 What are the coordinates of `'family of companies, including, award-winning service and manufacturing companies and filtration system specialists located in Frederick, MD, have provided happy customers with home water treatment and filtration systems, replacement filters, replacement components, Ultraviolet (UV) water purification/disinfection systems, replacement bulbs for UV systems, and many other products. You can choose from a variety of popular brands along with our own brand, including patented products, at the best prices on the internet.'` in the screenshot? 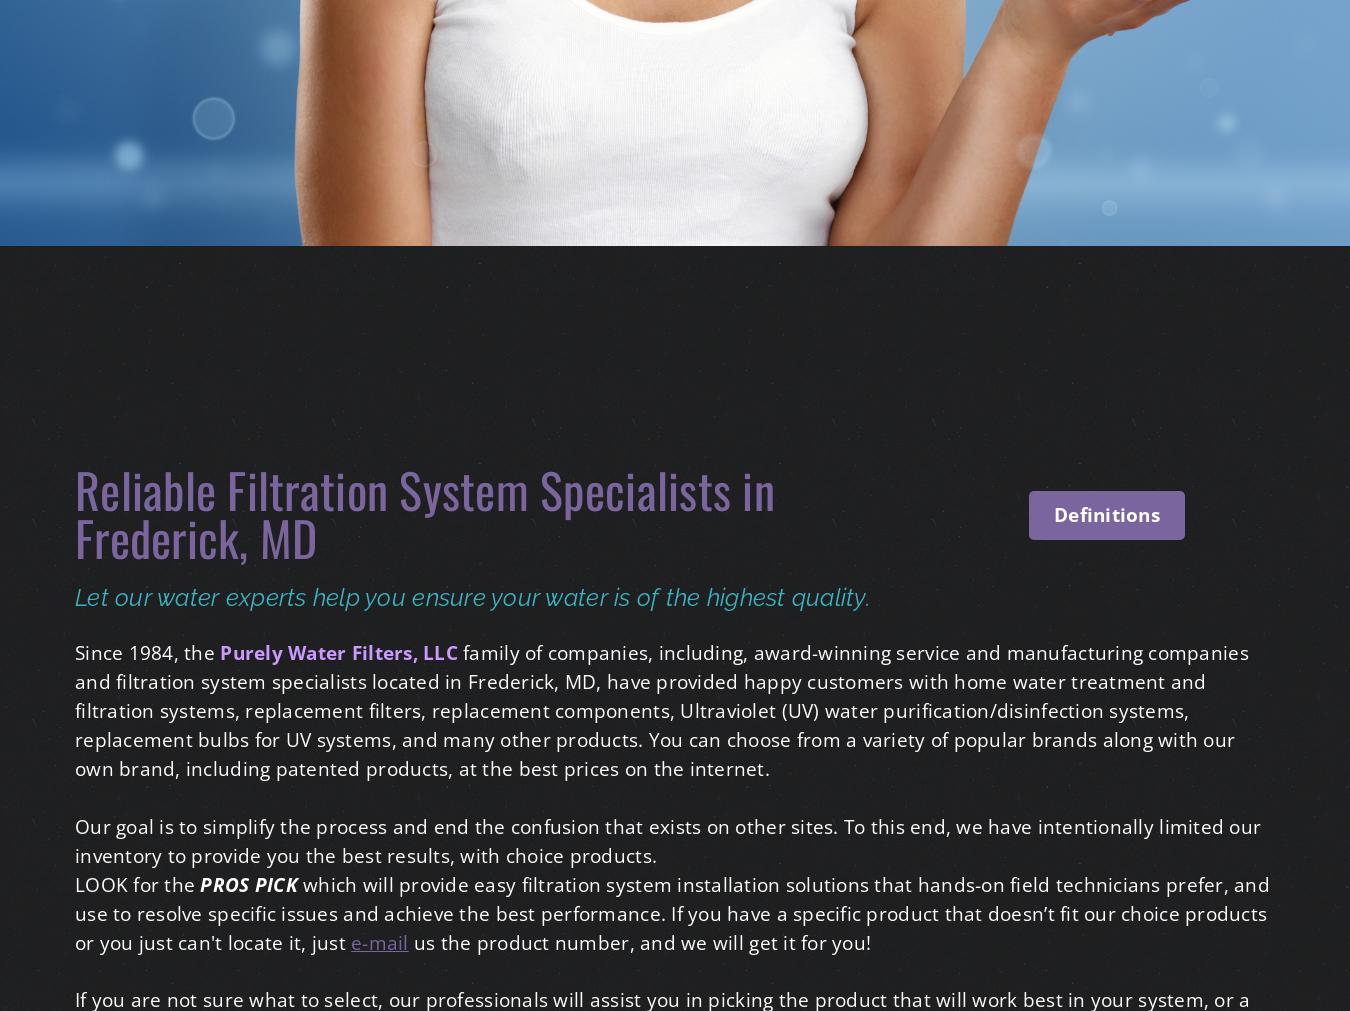 It's located at (661, 708).